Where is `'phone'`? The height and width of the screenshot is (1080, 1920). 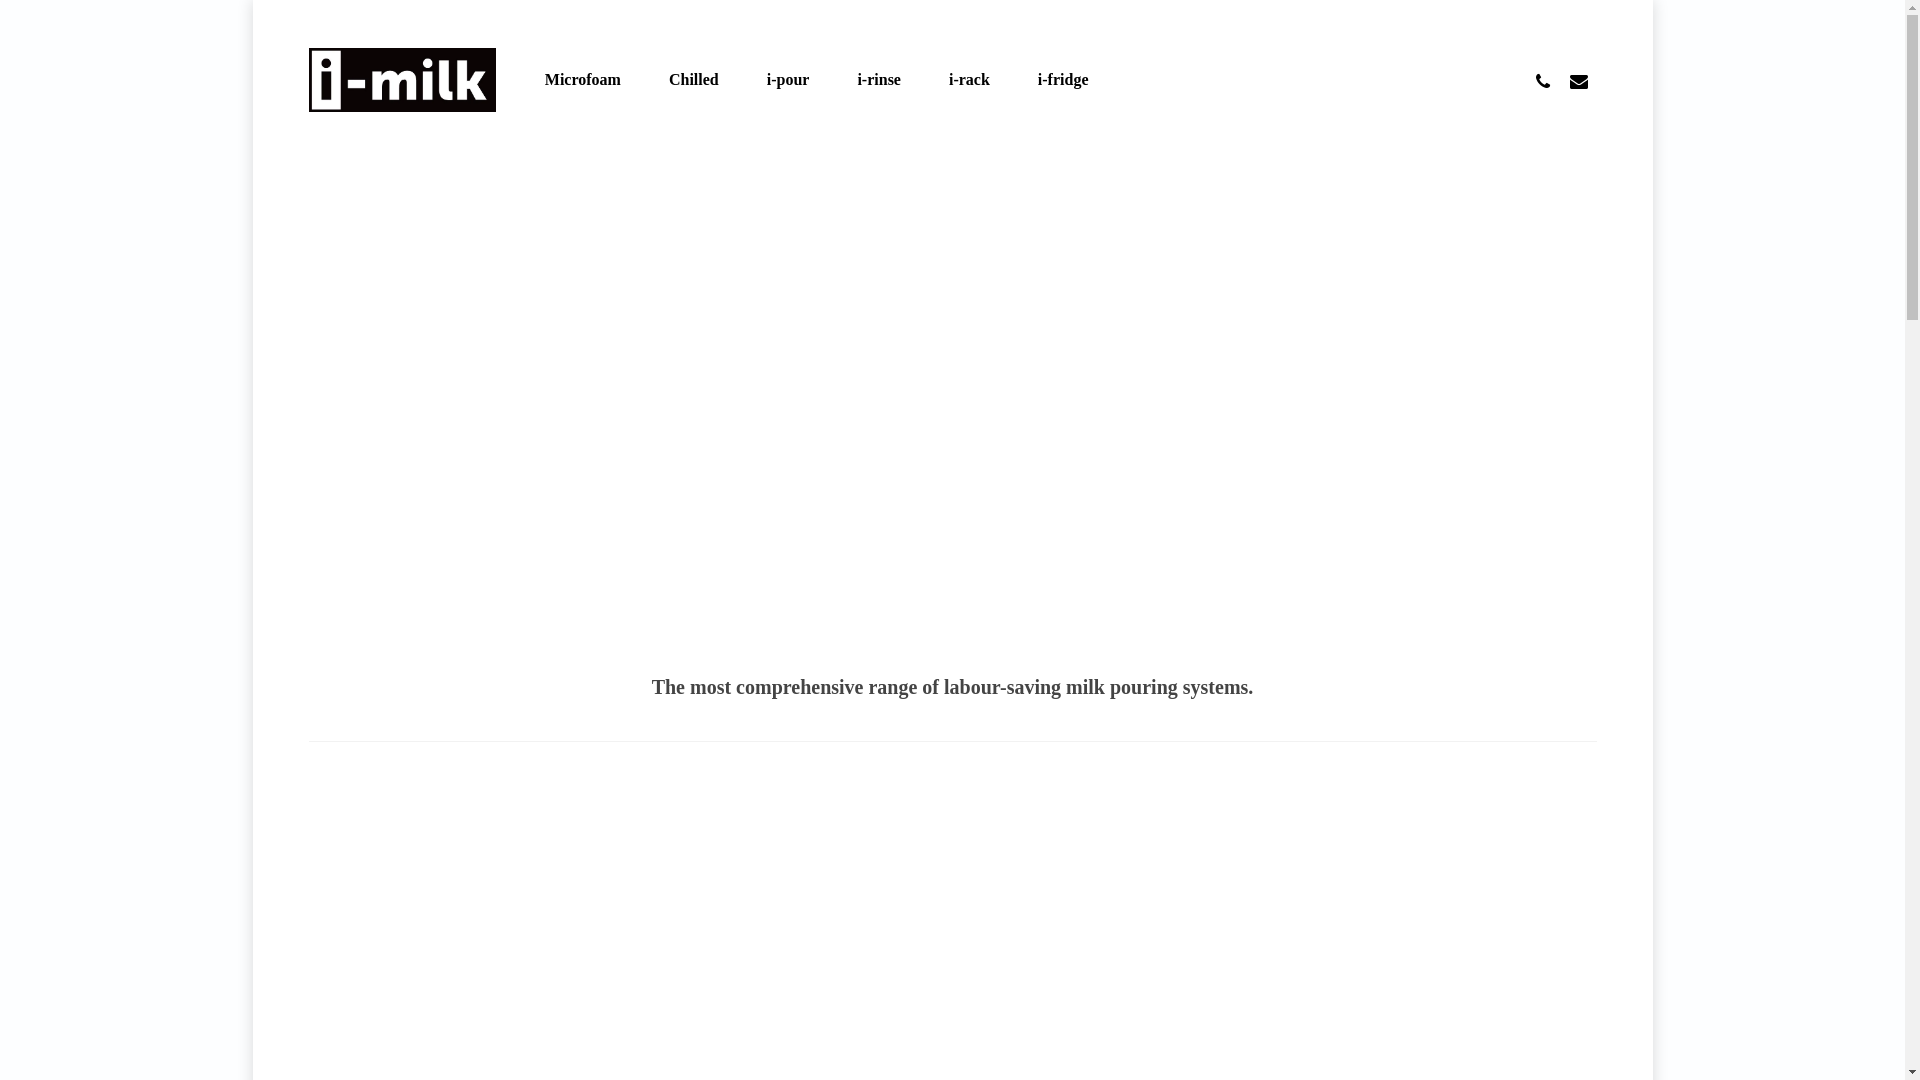
'phone' is located at coordinates (1522, 78).